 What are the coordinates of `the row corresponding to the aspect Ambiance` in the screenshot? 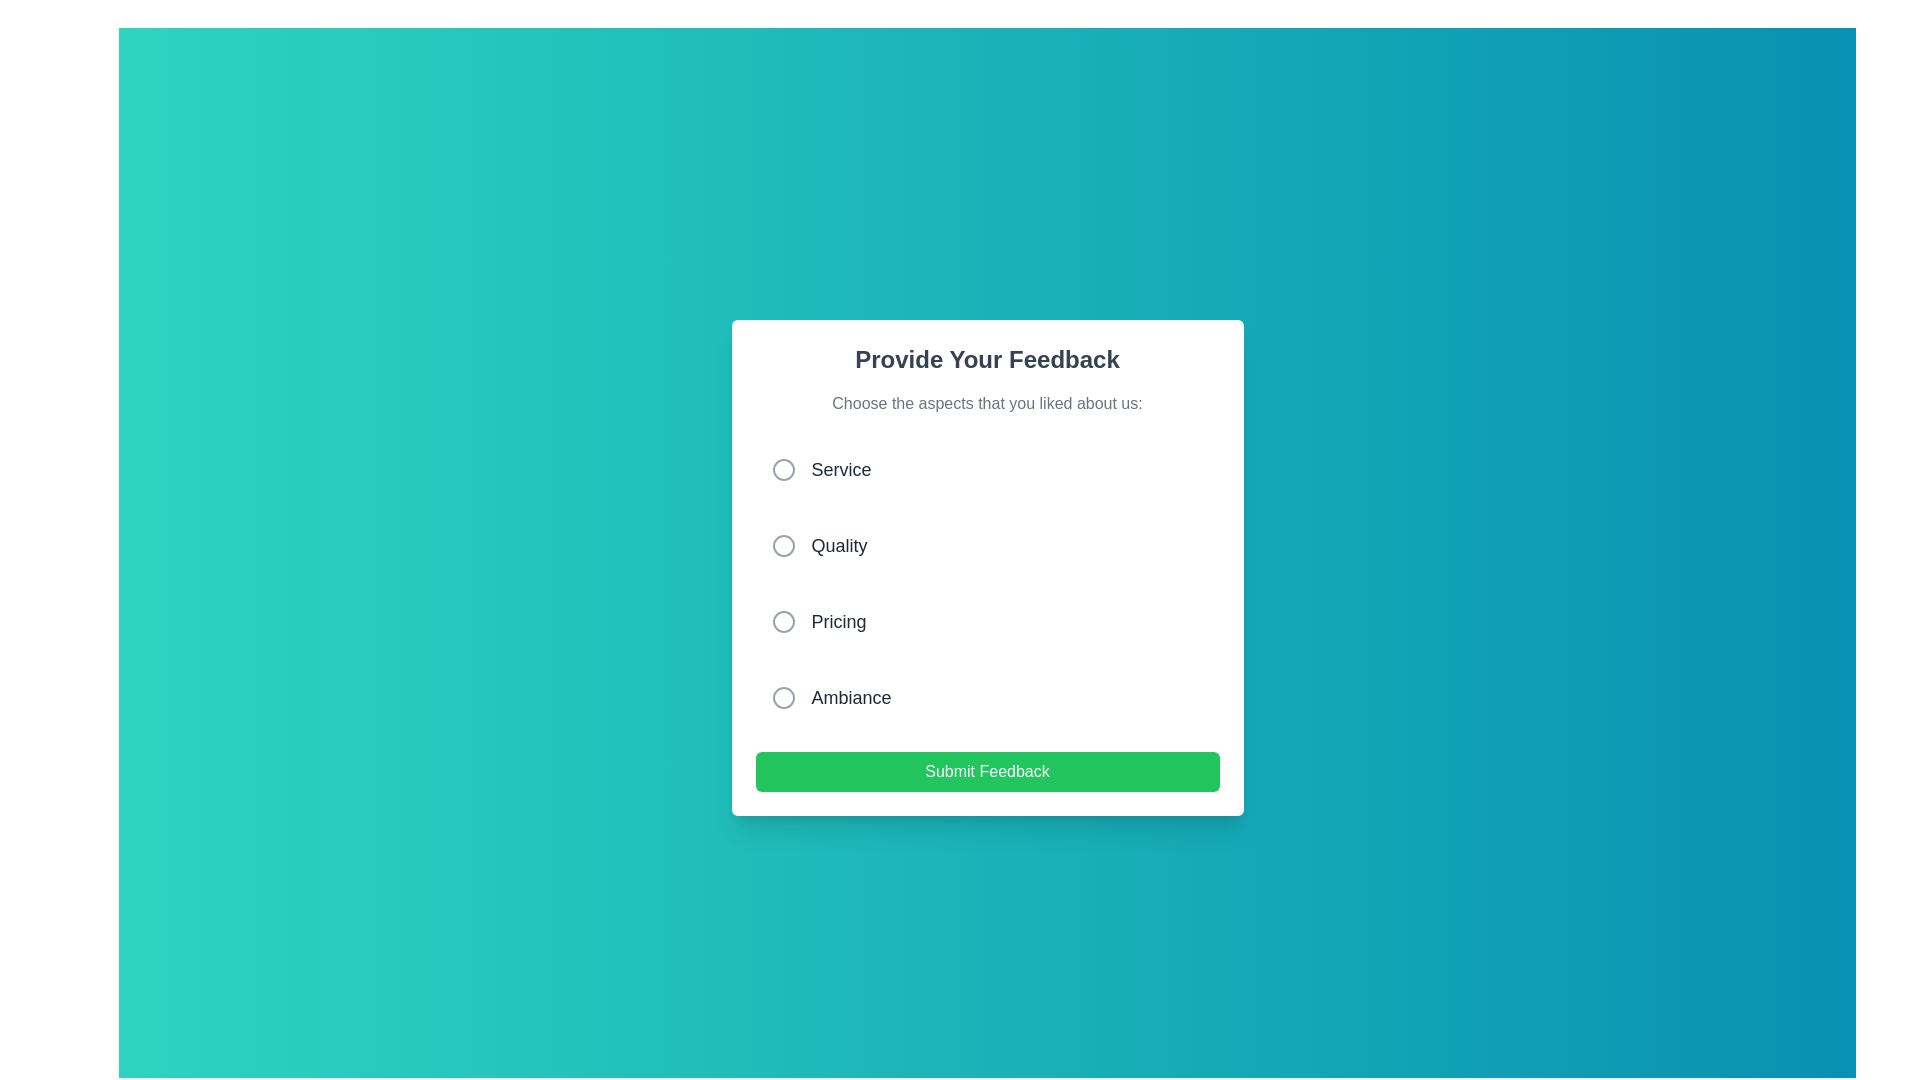 It's located at (987, 697).